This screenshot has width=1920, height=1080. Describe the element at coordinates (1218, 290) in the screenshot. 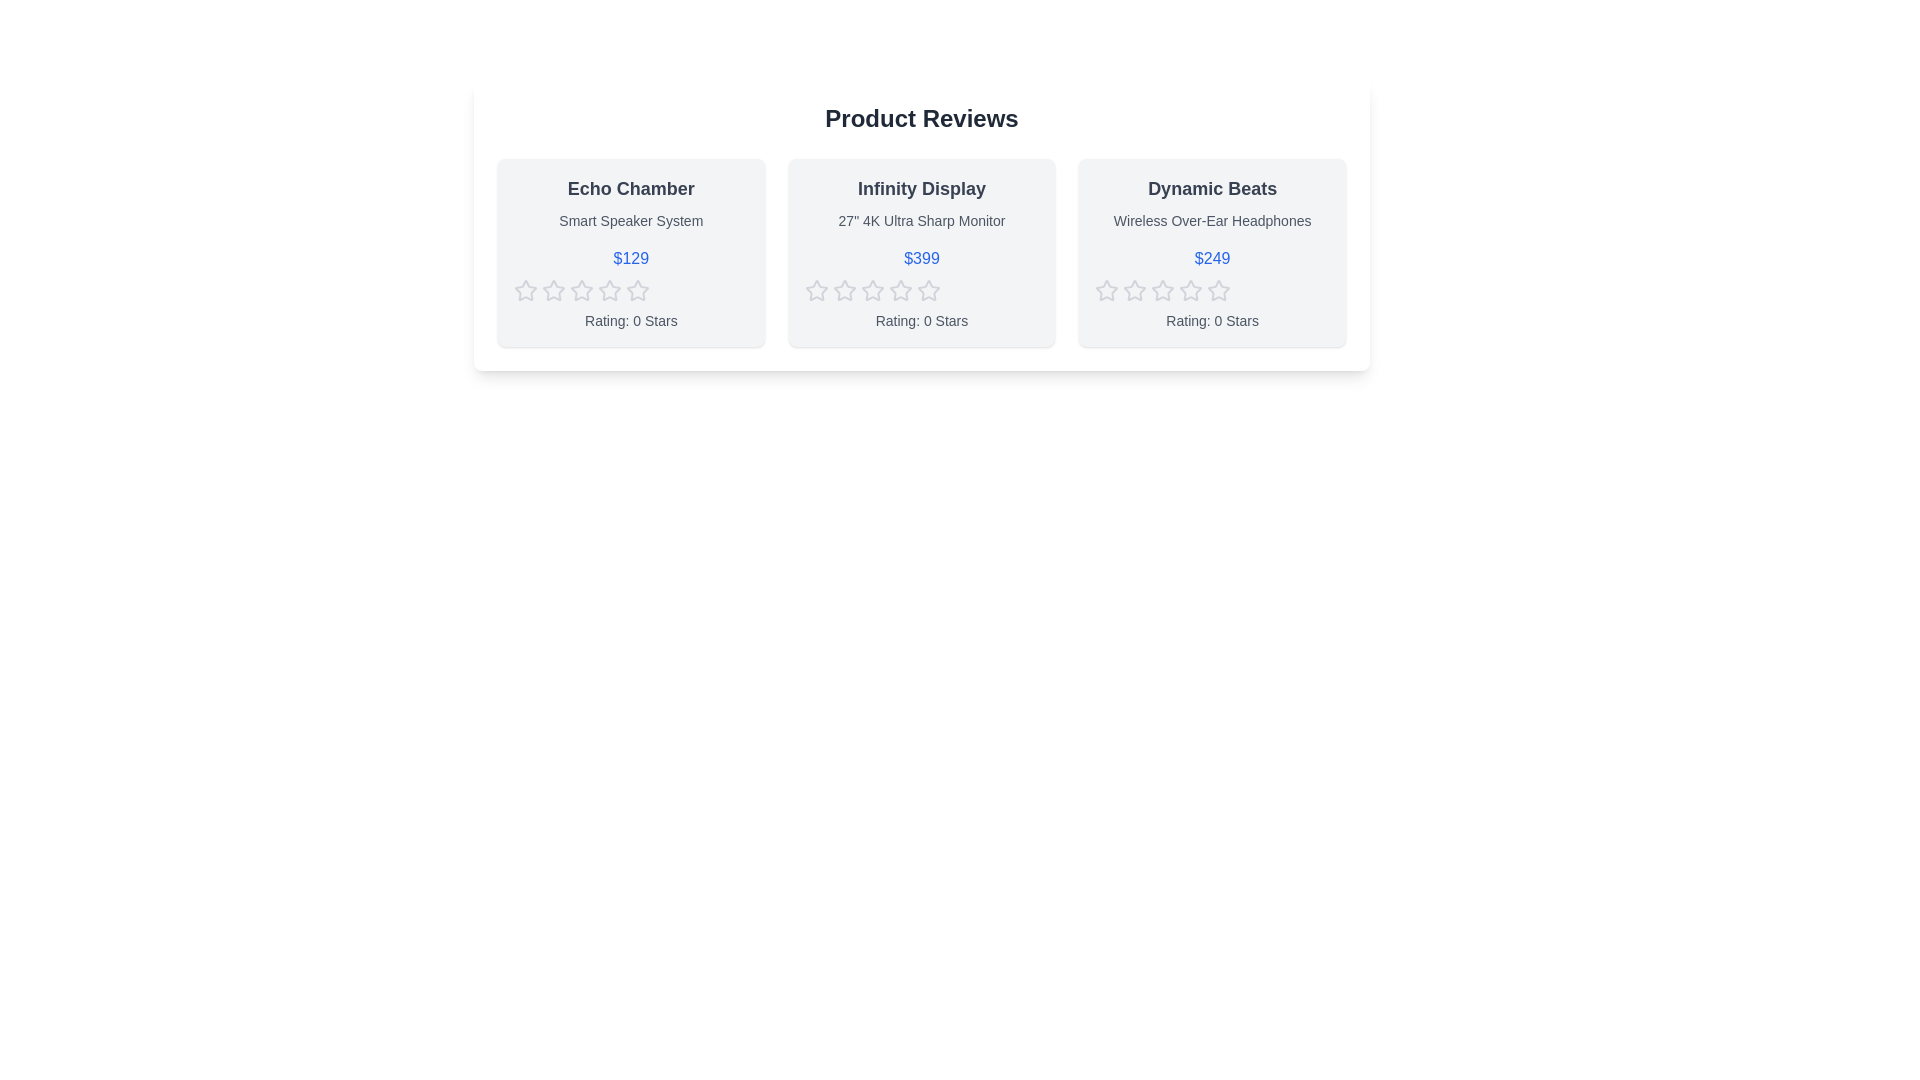

I see `the fifth Star Rating Icon` at that location.